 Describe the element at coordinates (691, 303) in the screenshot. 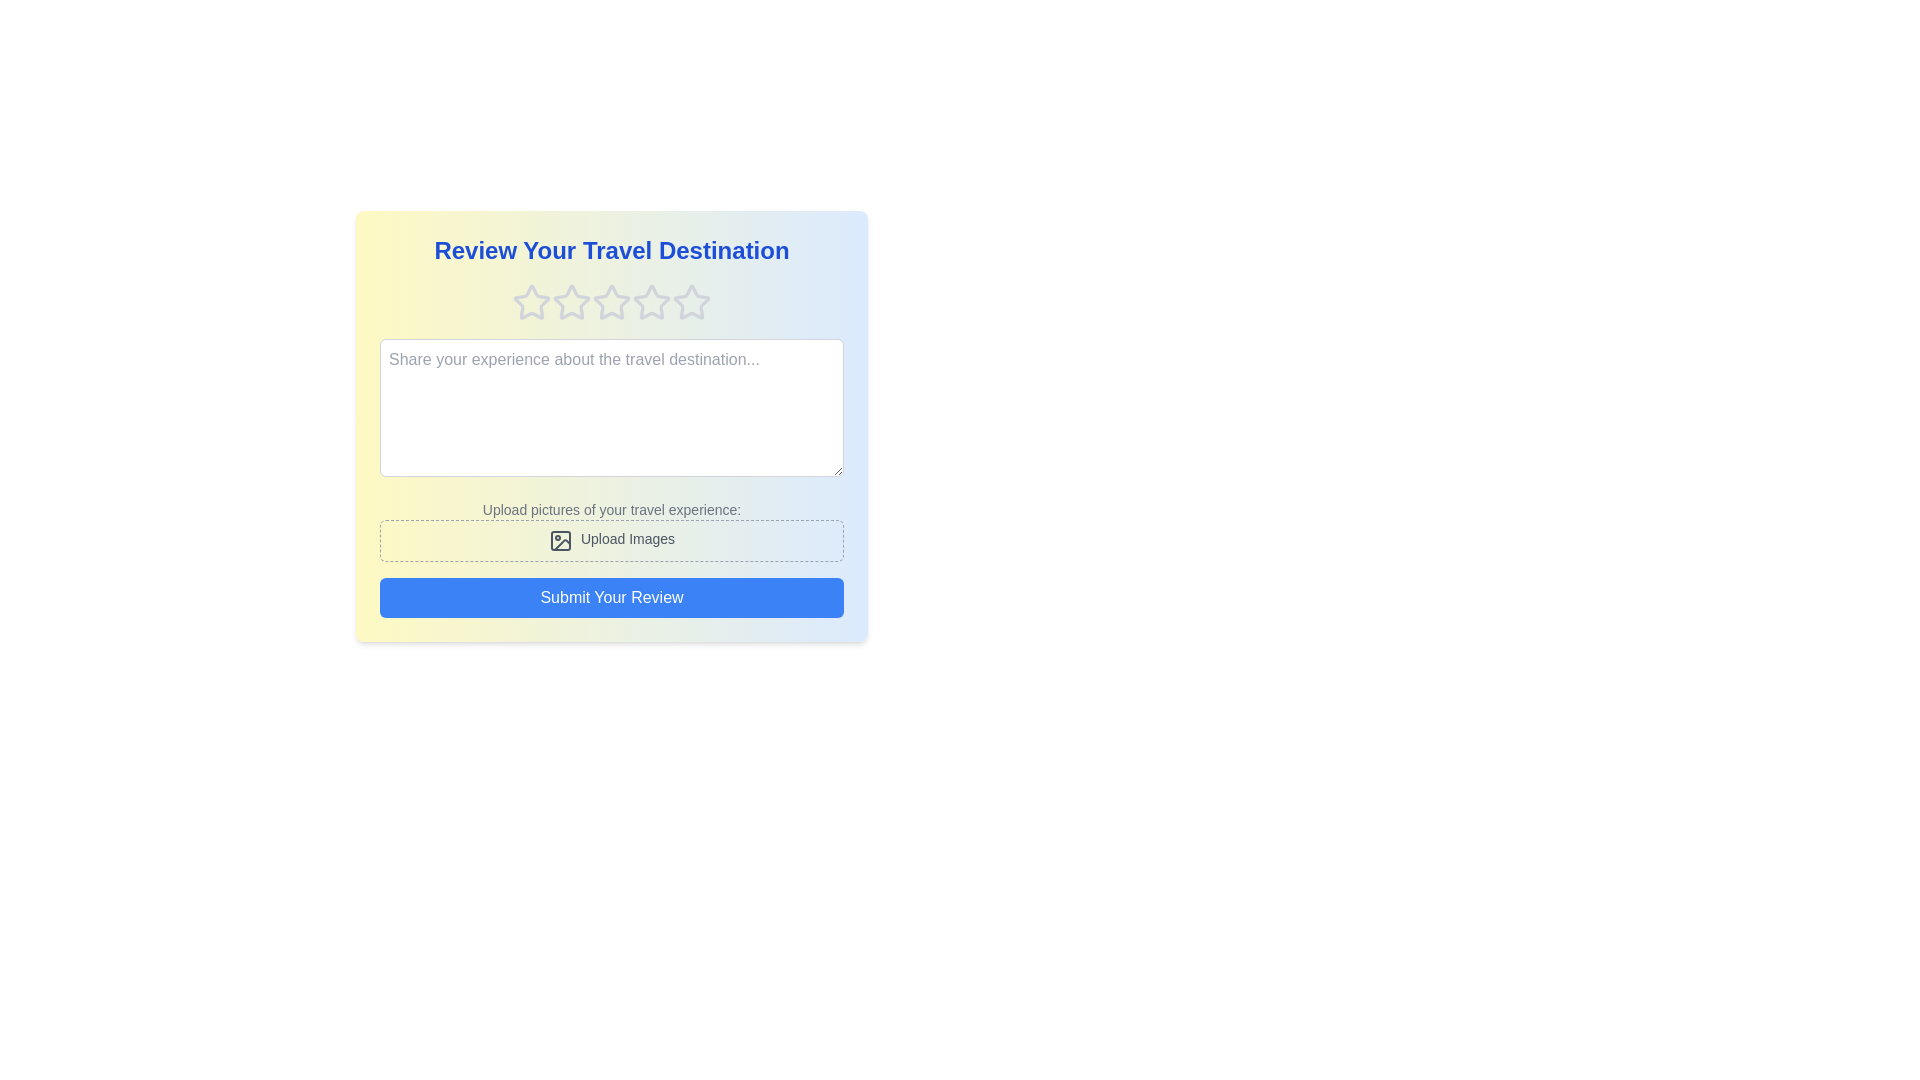

I see `the rating to 5 stars by clicking on the corresponding star icon` at that location.